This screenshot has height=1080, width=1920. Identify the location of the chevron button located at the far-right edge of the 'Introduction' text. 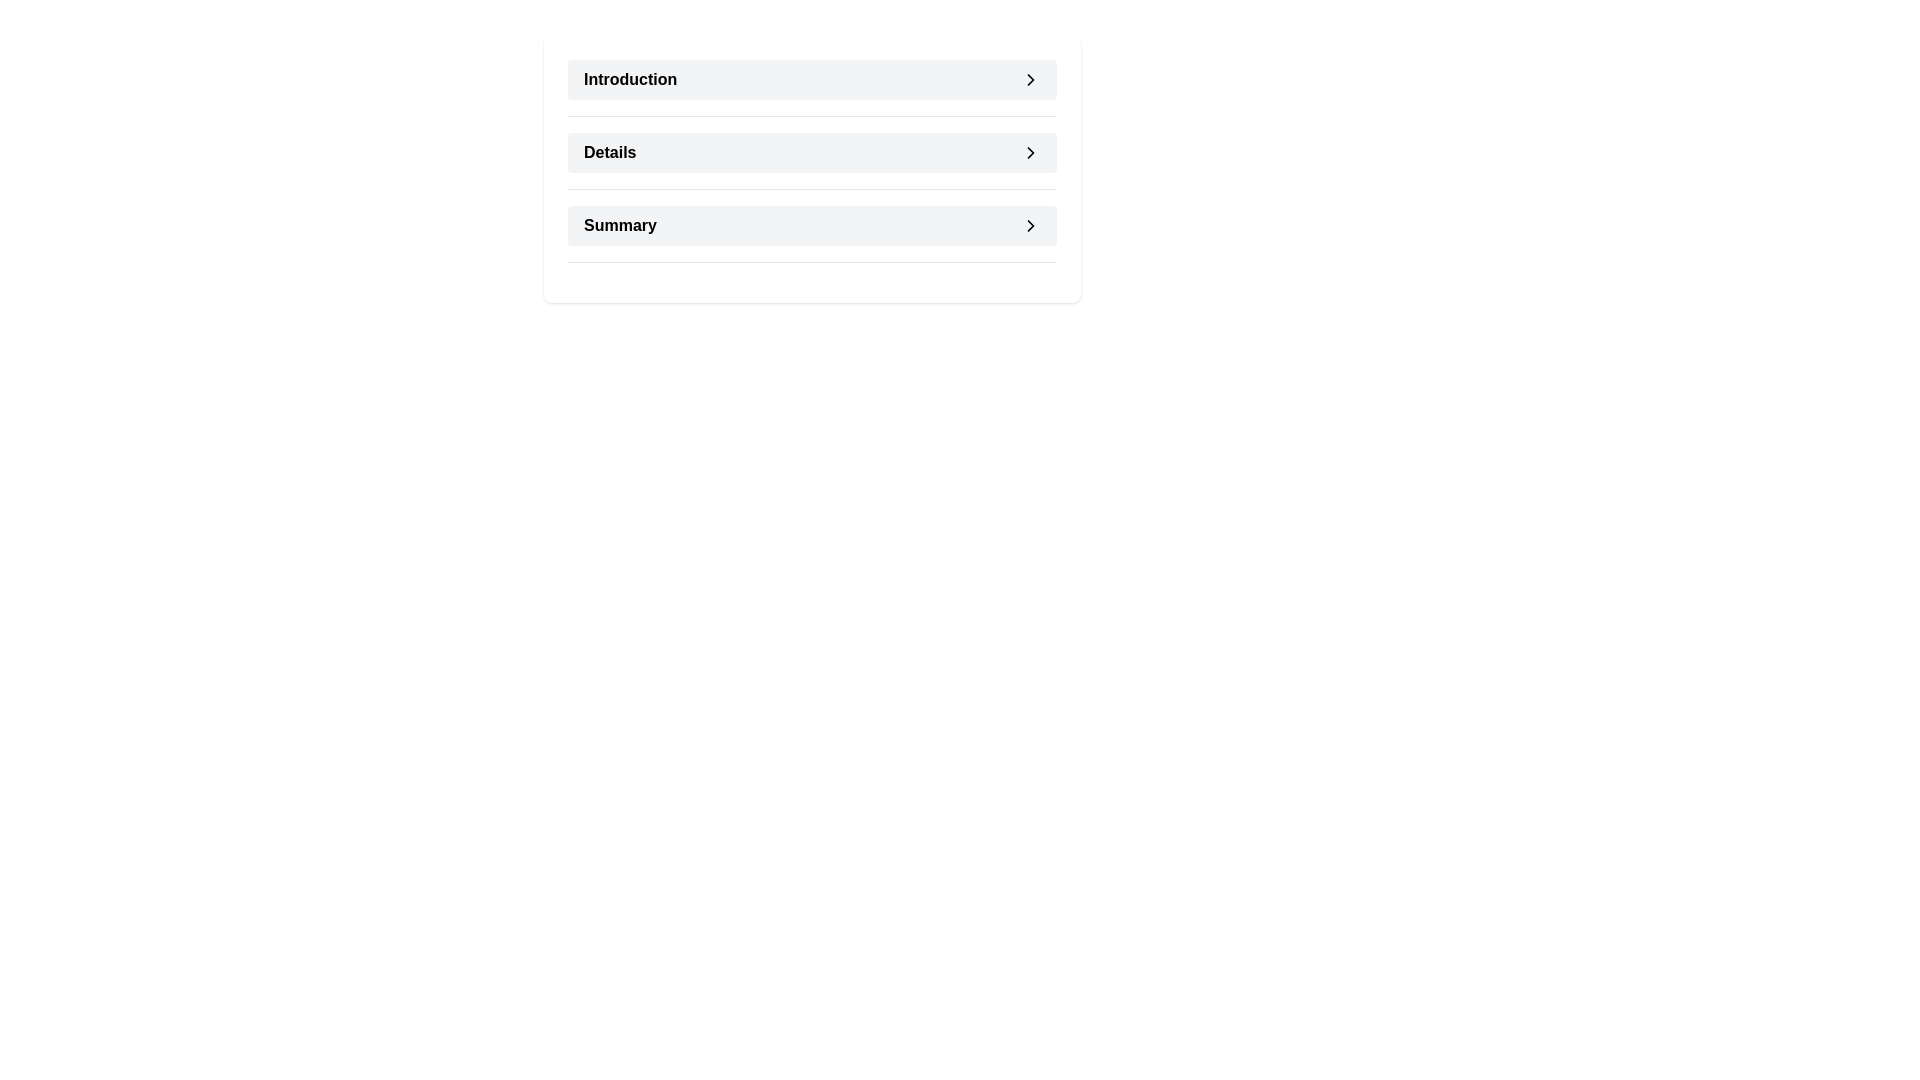
(1031, 79).